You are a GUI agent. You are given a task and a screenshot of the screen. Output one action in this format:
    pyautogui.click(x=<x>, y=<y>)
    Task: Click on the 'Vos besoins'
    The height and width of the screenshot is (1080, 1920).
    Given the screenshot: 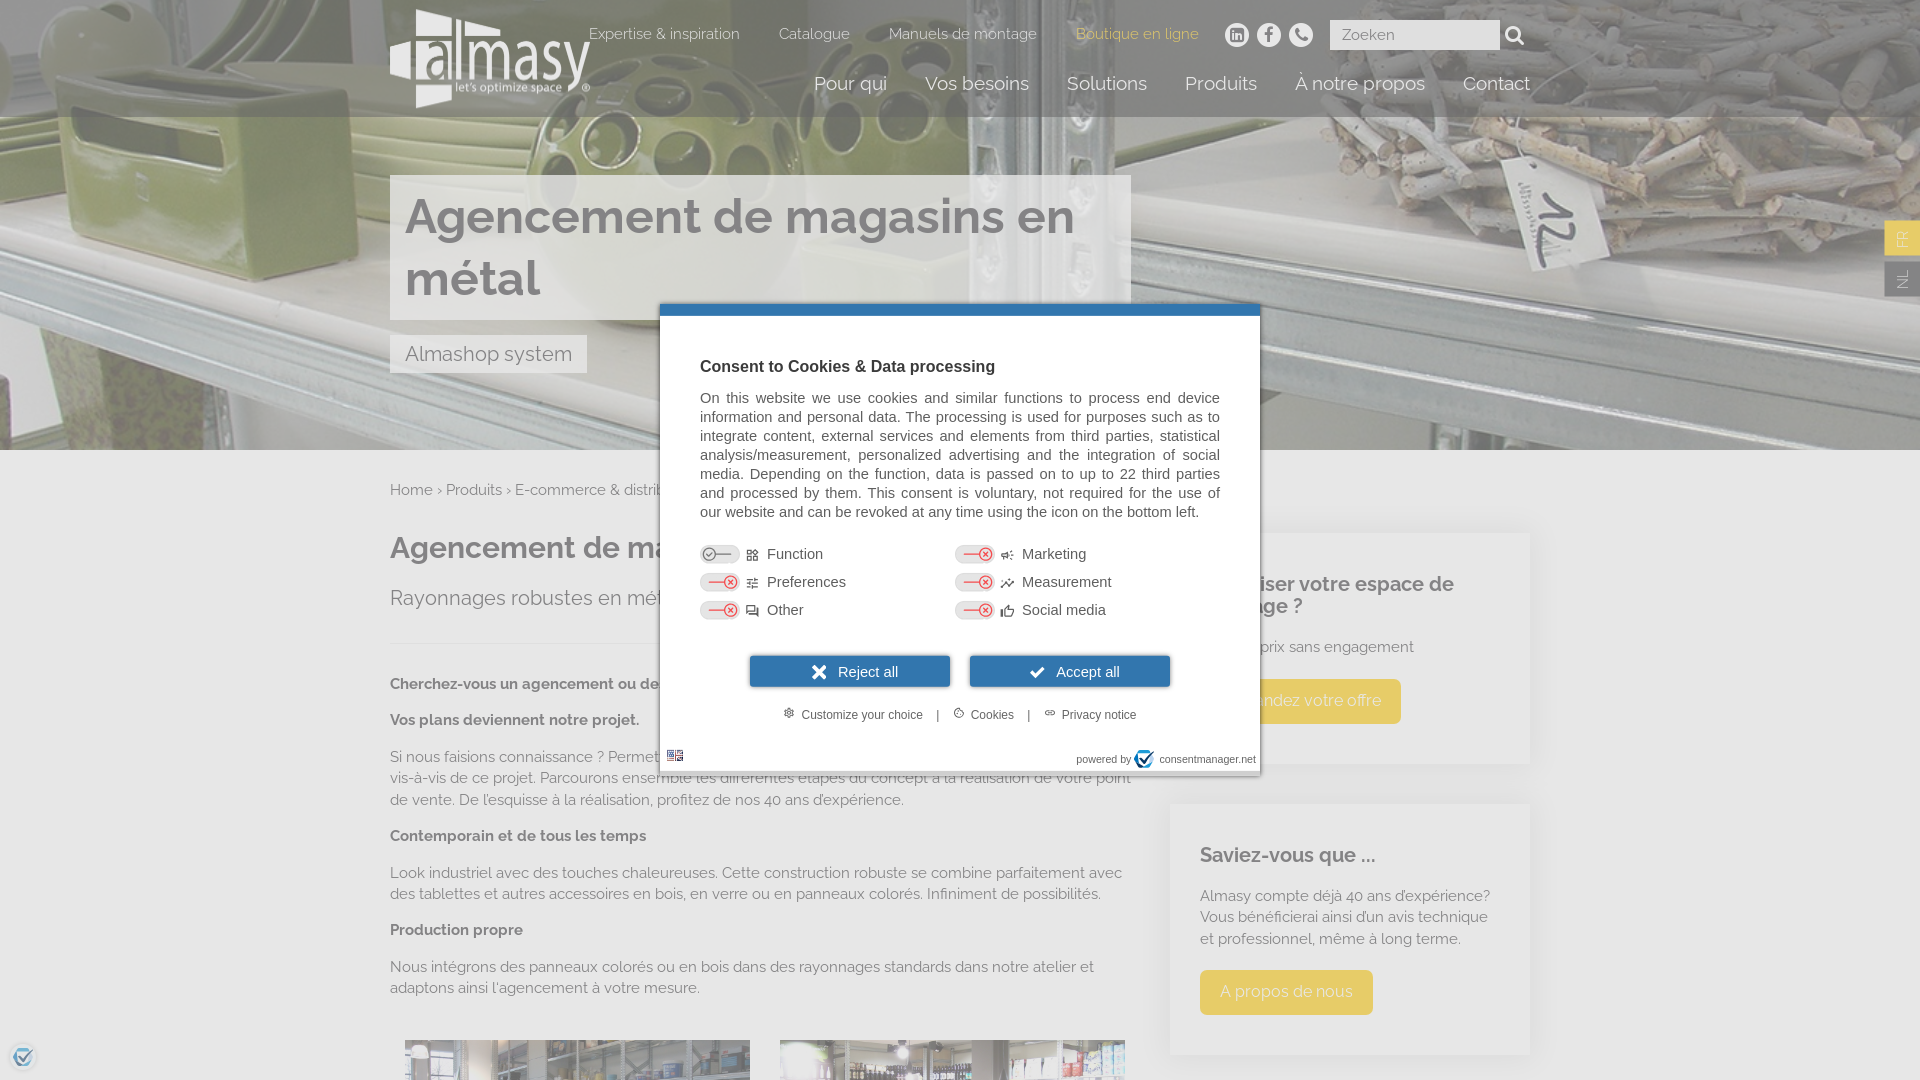 What is the action you would take?
    pyautogui.click(x=977, y=82)
    